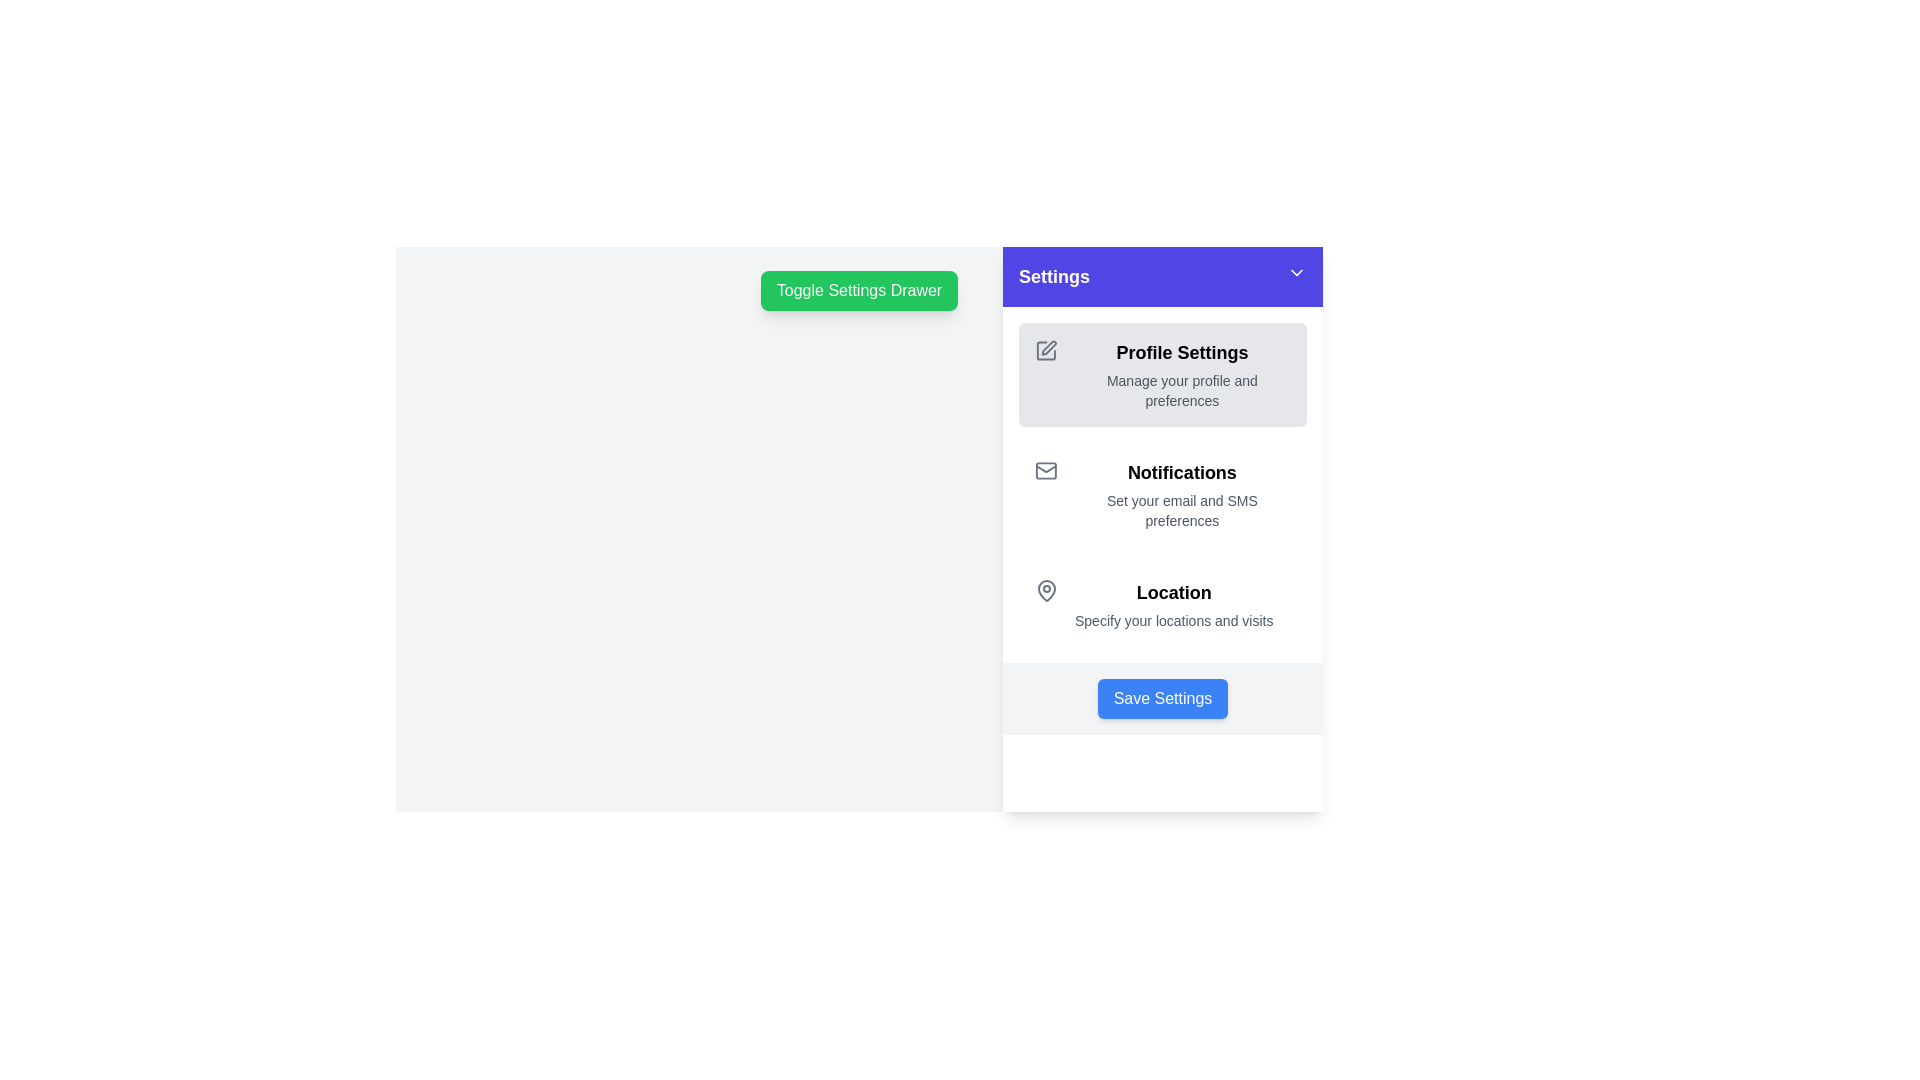 This screenshot has width=1920, height=1080. Describe the element at coordinates (1162, 697) in the screenshot. I see `the save changes button located at the bottom center of the settings panel` at that location.